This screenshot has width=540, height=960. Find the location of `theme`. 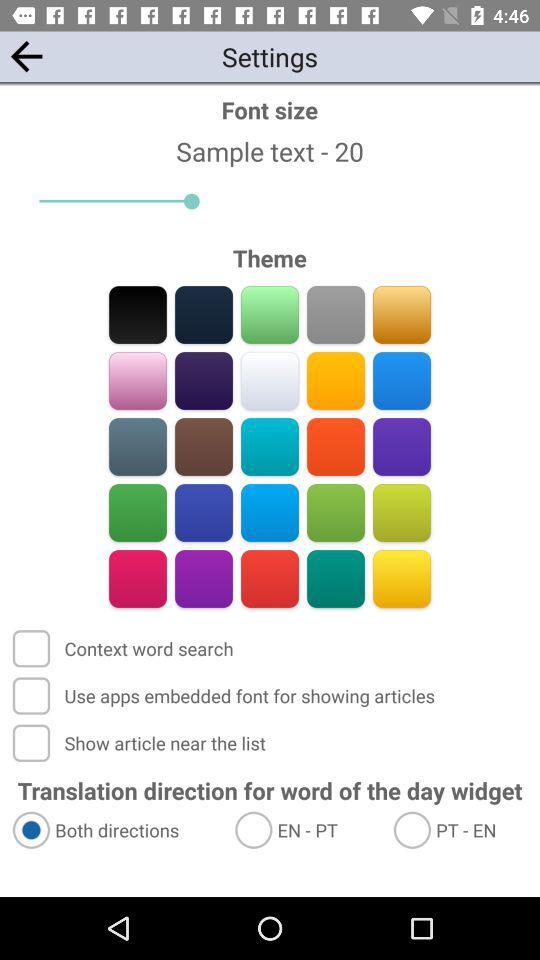

theme is located at coordinates (203, 578).